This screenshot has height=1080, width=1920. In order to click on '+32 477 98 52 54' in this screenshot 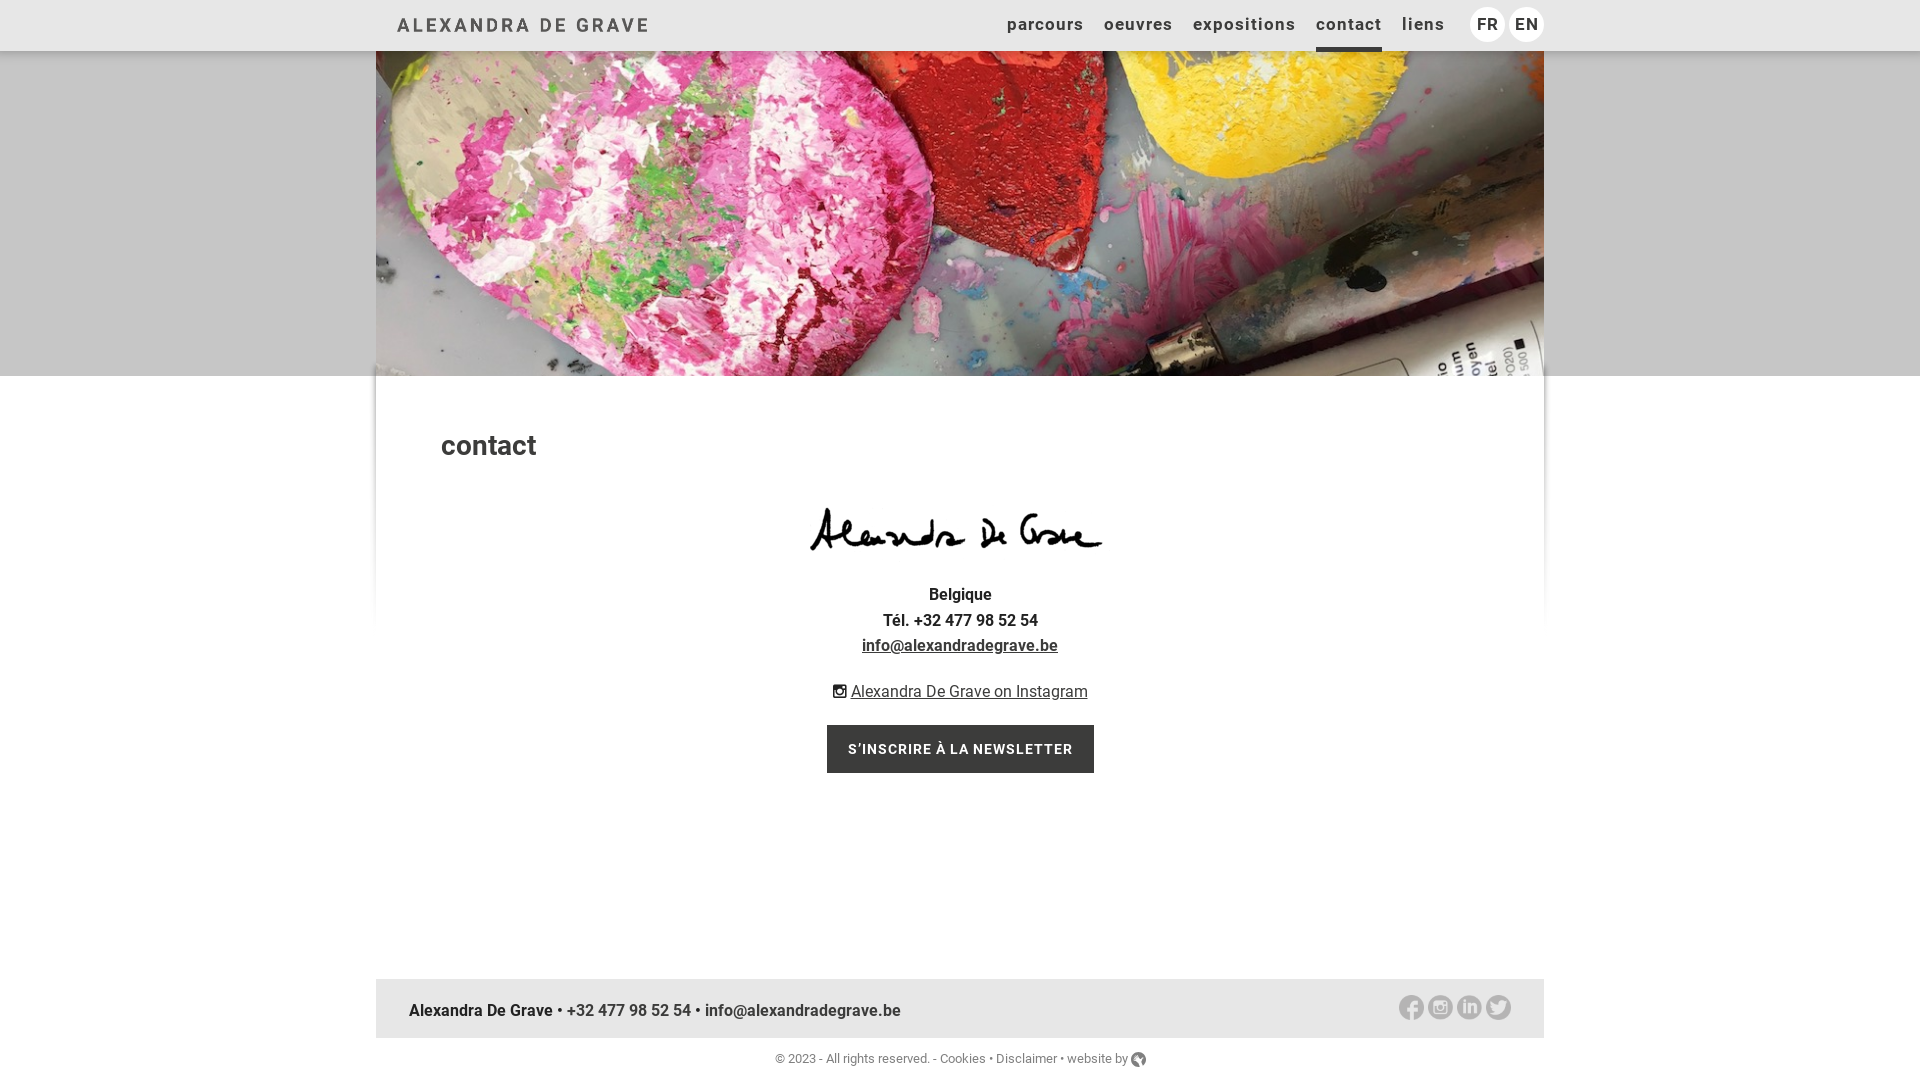, I will do `click(627, 1010)`.